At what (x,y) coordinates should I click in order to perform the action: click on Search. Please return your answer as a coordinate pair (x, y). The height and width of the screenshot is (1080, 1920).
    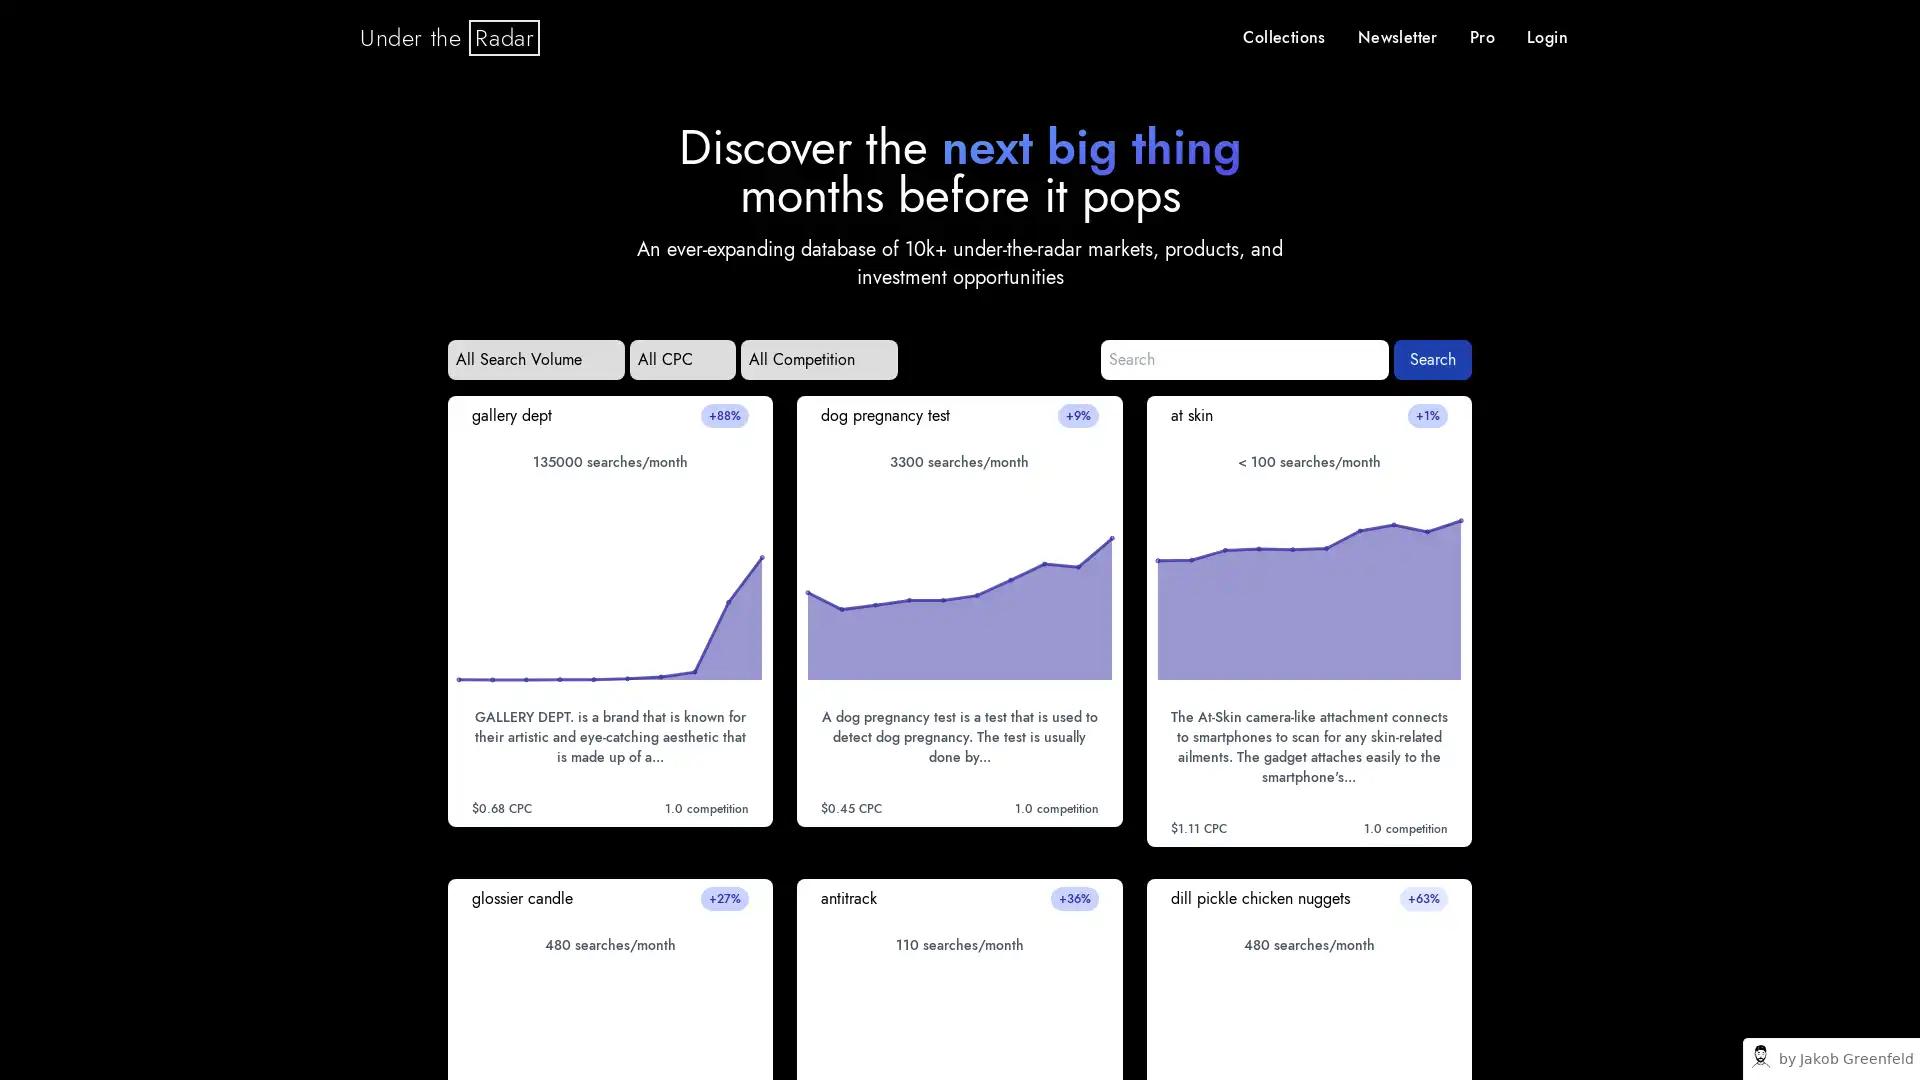
    Looking at the image, I should click on (1432, 358).